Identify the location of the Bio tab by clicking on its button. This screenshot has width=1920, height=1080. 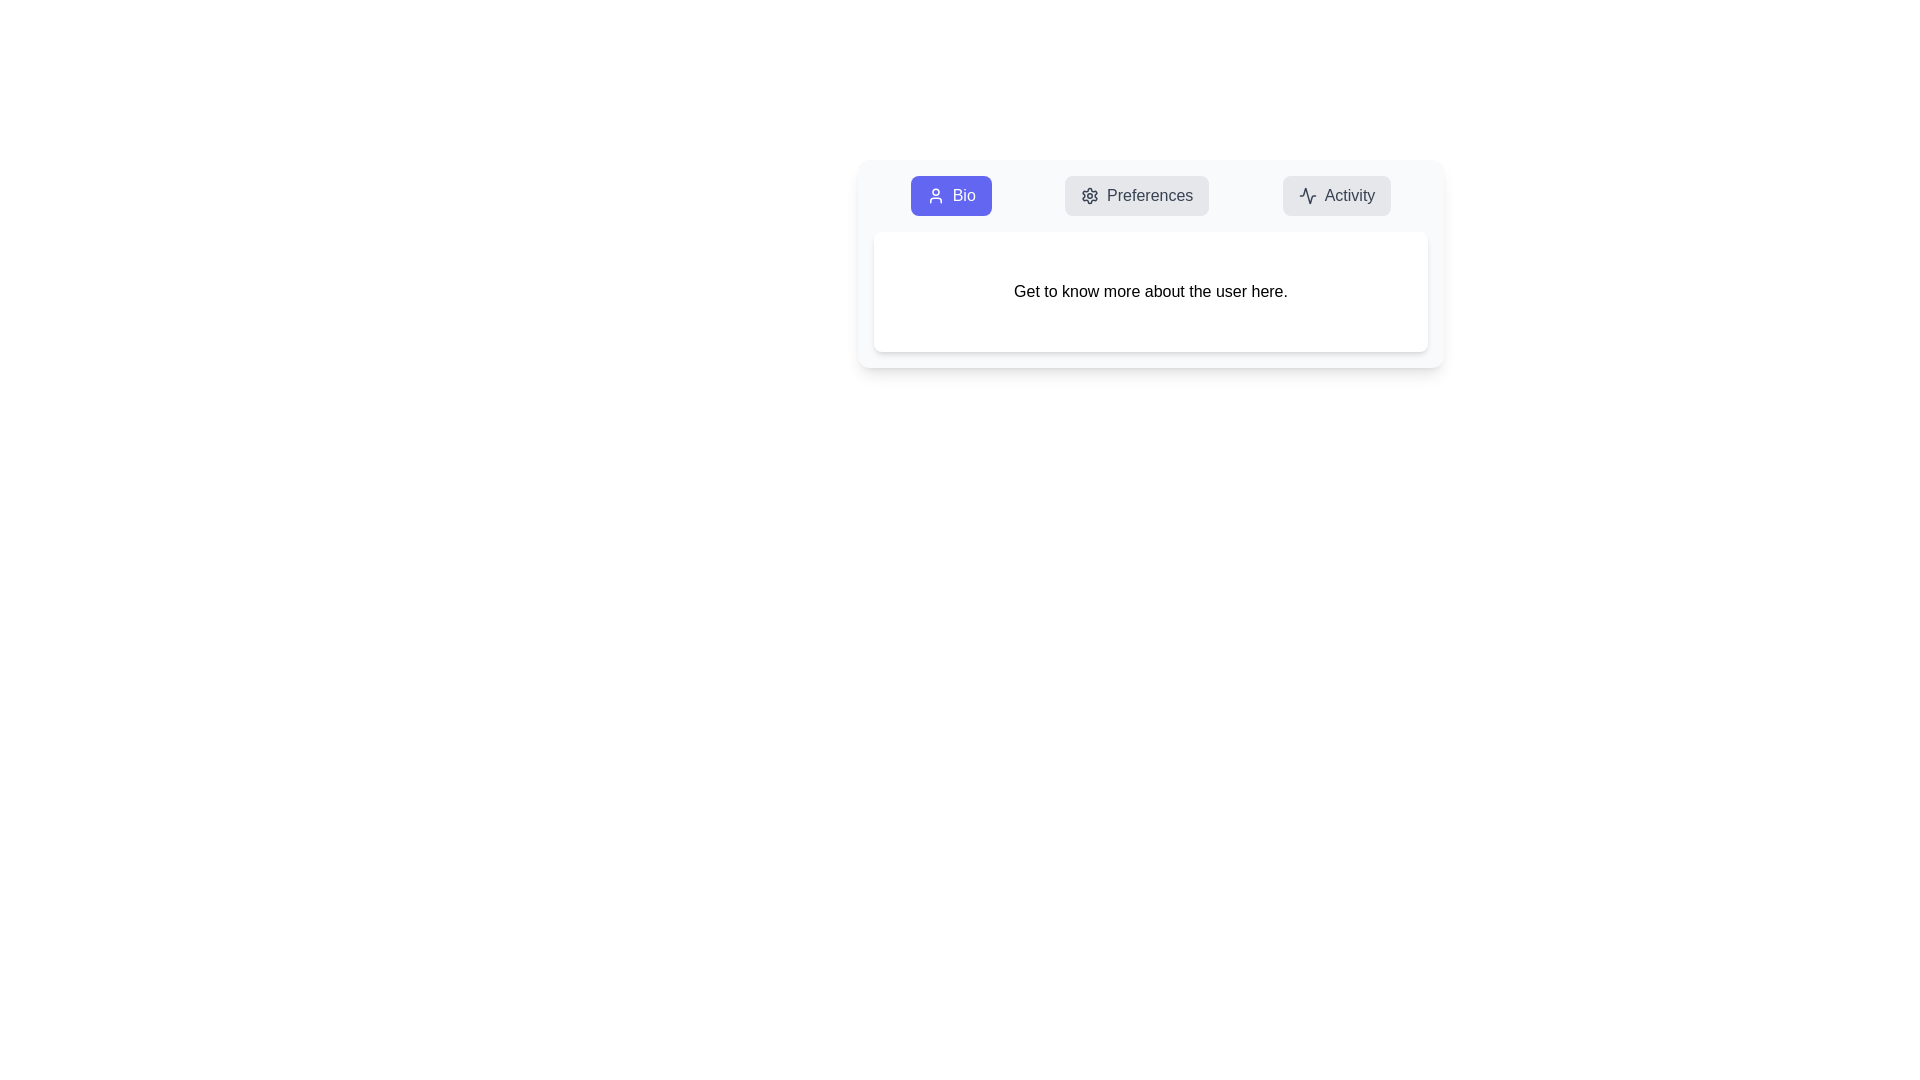
(950, 196).